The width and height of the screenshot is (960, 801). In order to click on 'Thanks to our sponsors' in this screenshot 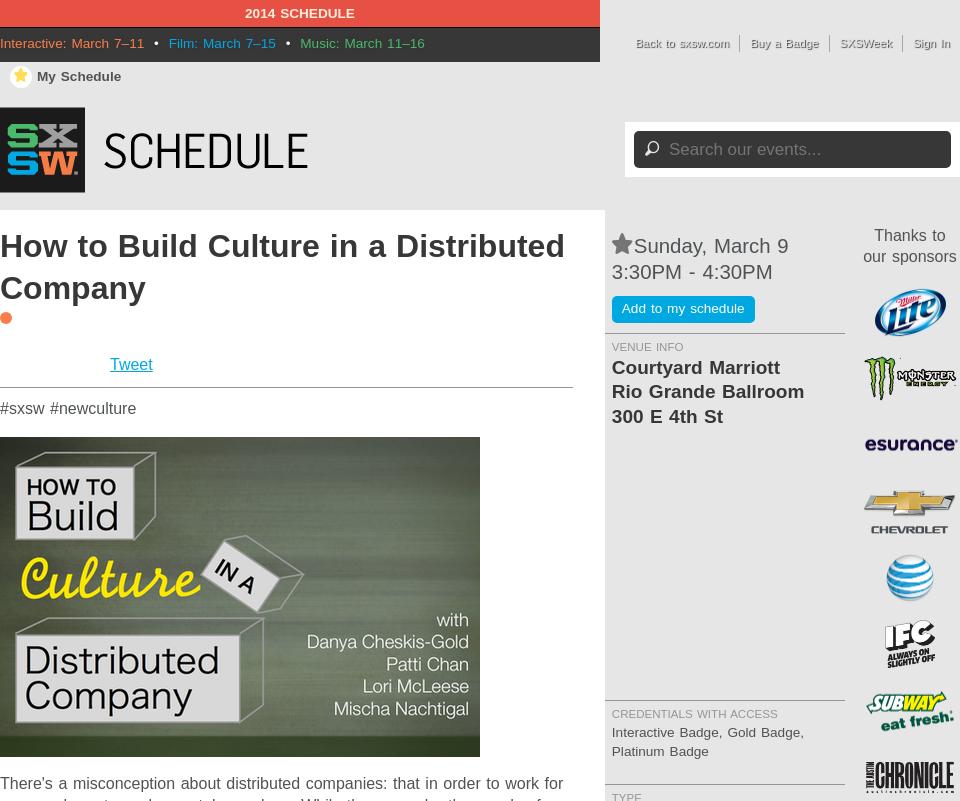, I will do `click(909, 245)`.